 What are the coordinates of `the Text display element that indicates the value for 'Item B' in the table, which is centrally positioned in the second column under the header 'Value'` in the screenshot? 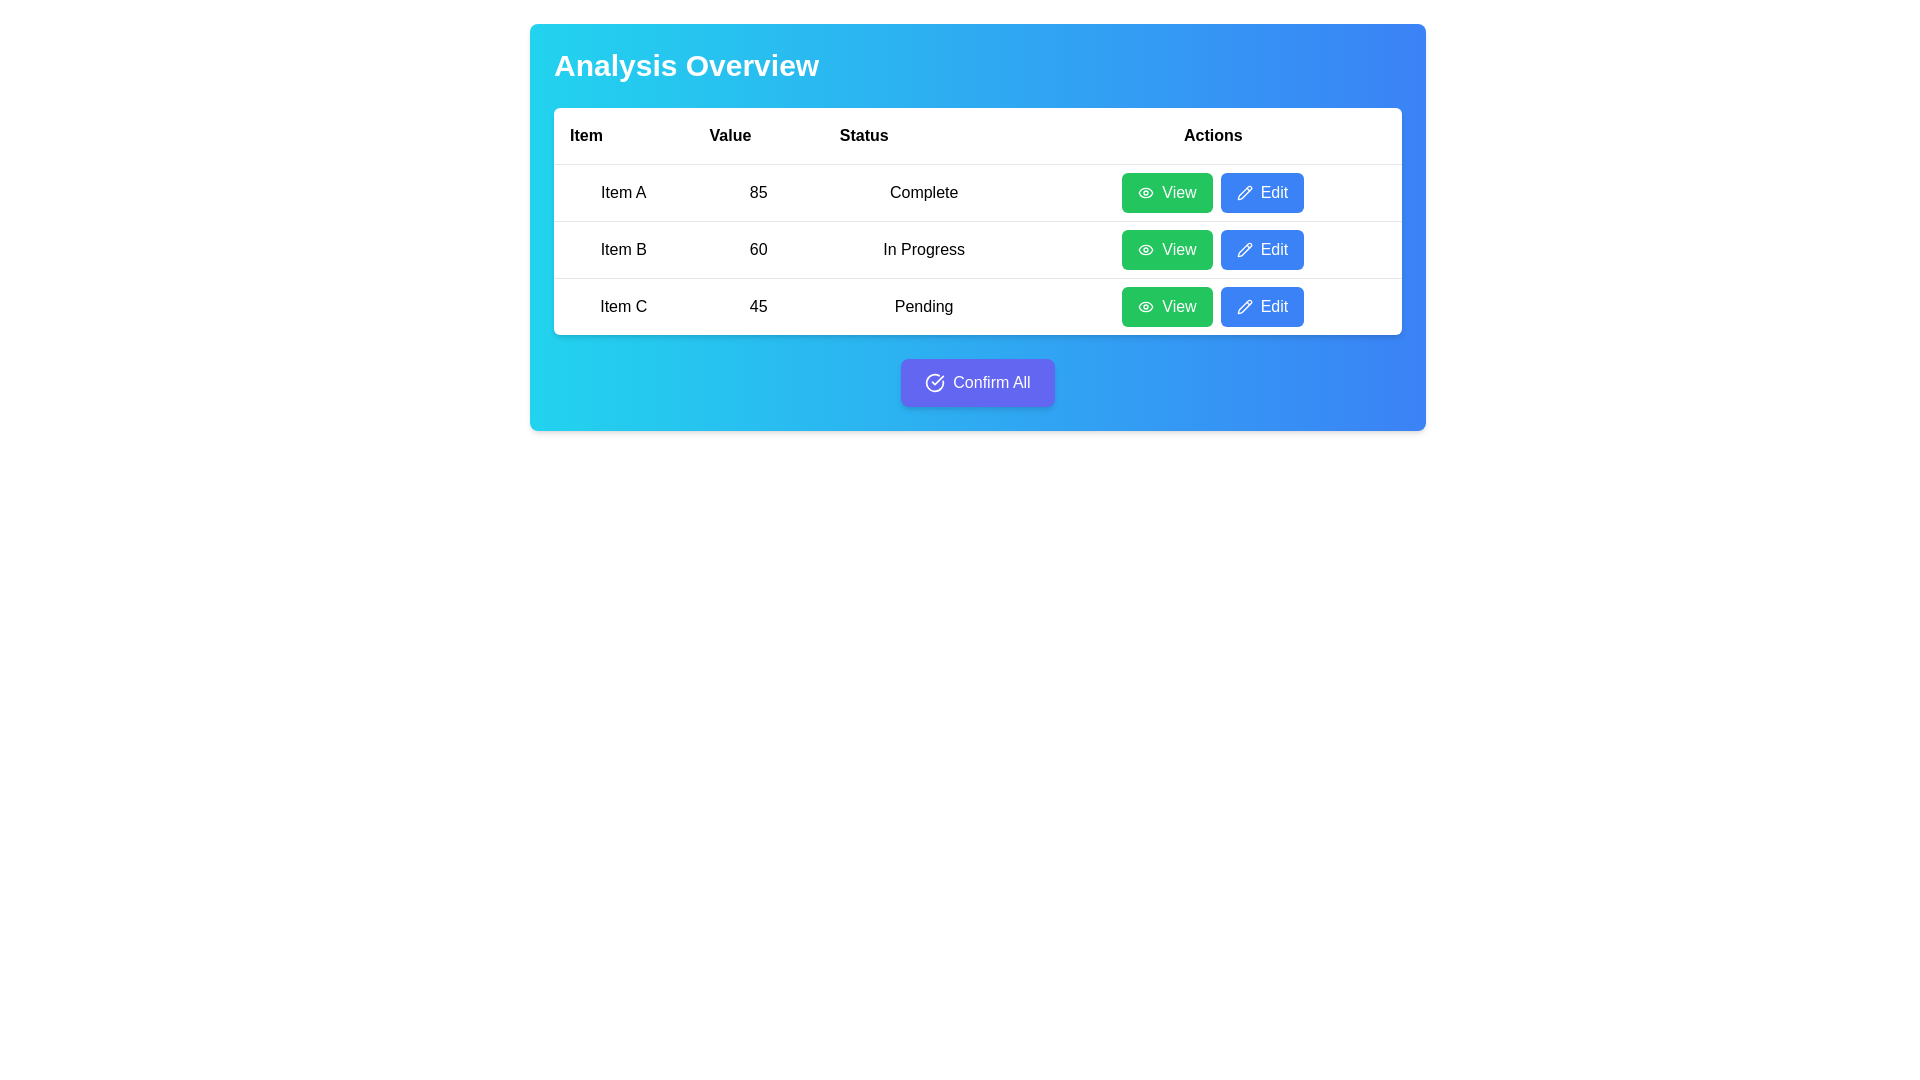 It's located at (757, 249).